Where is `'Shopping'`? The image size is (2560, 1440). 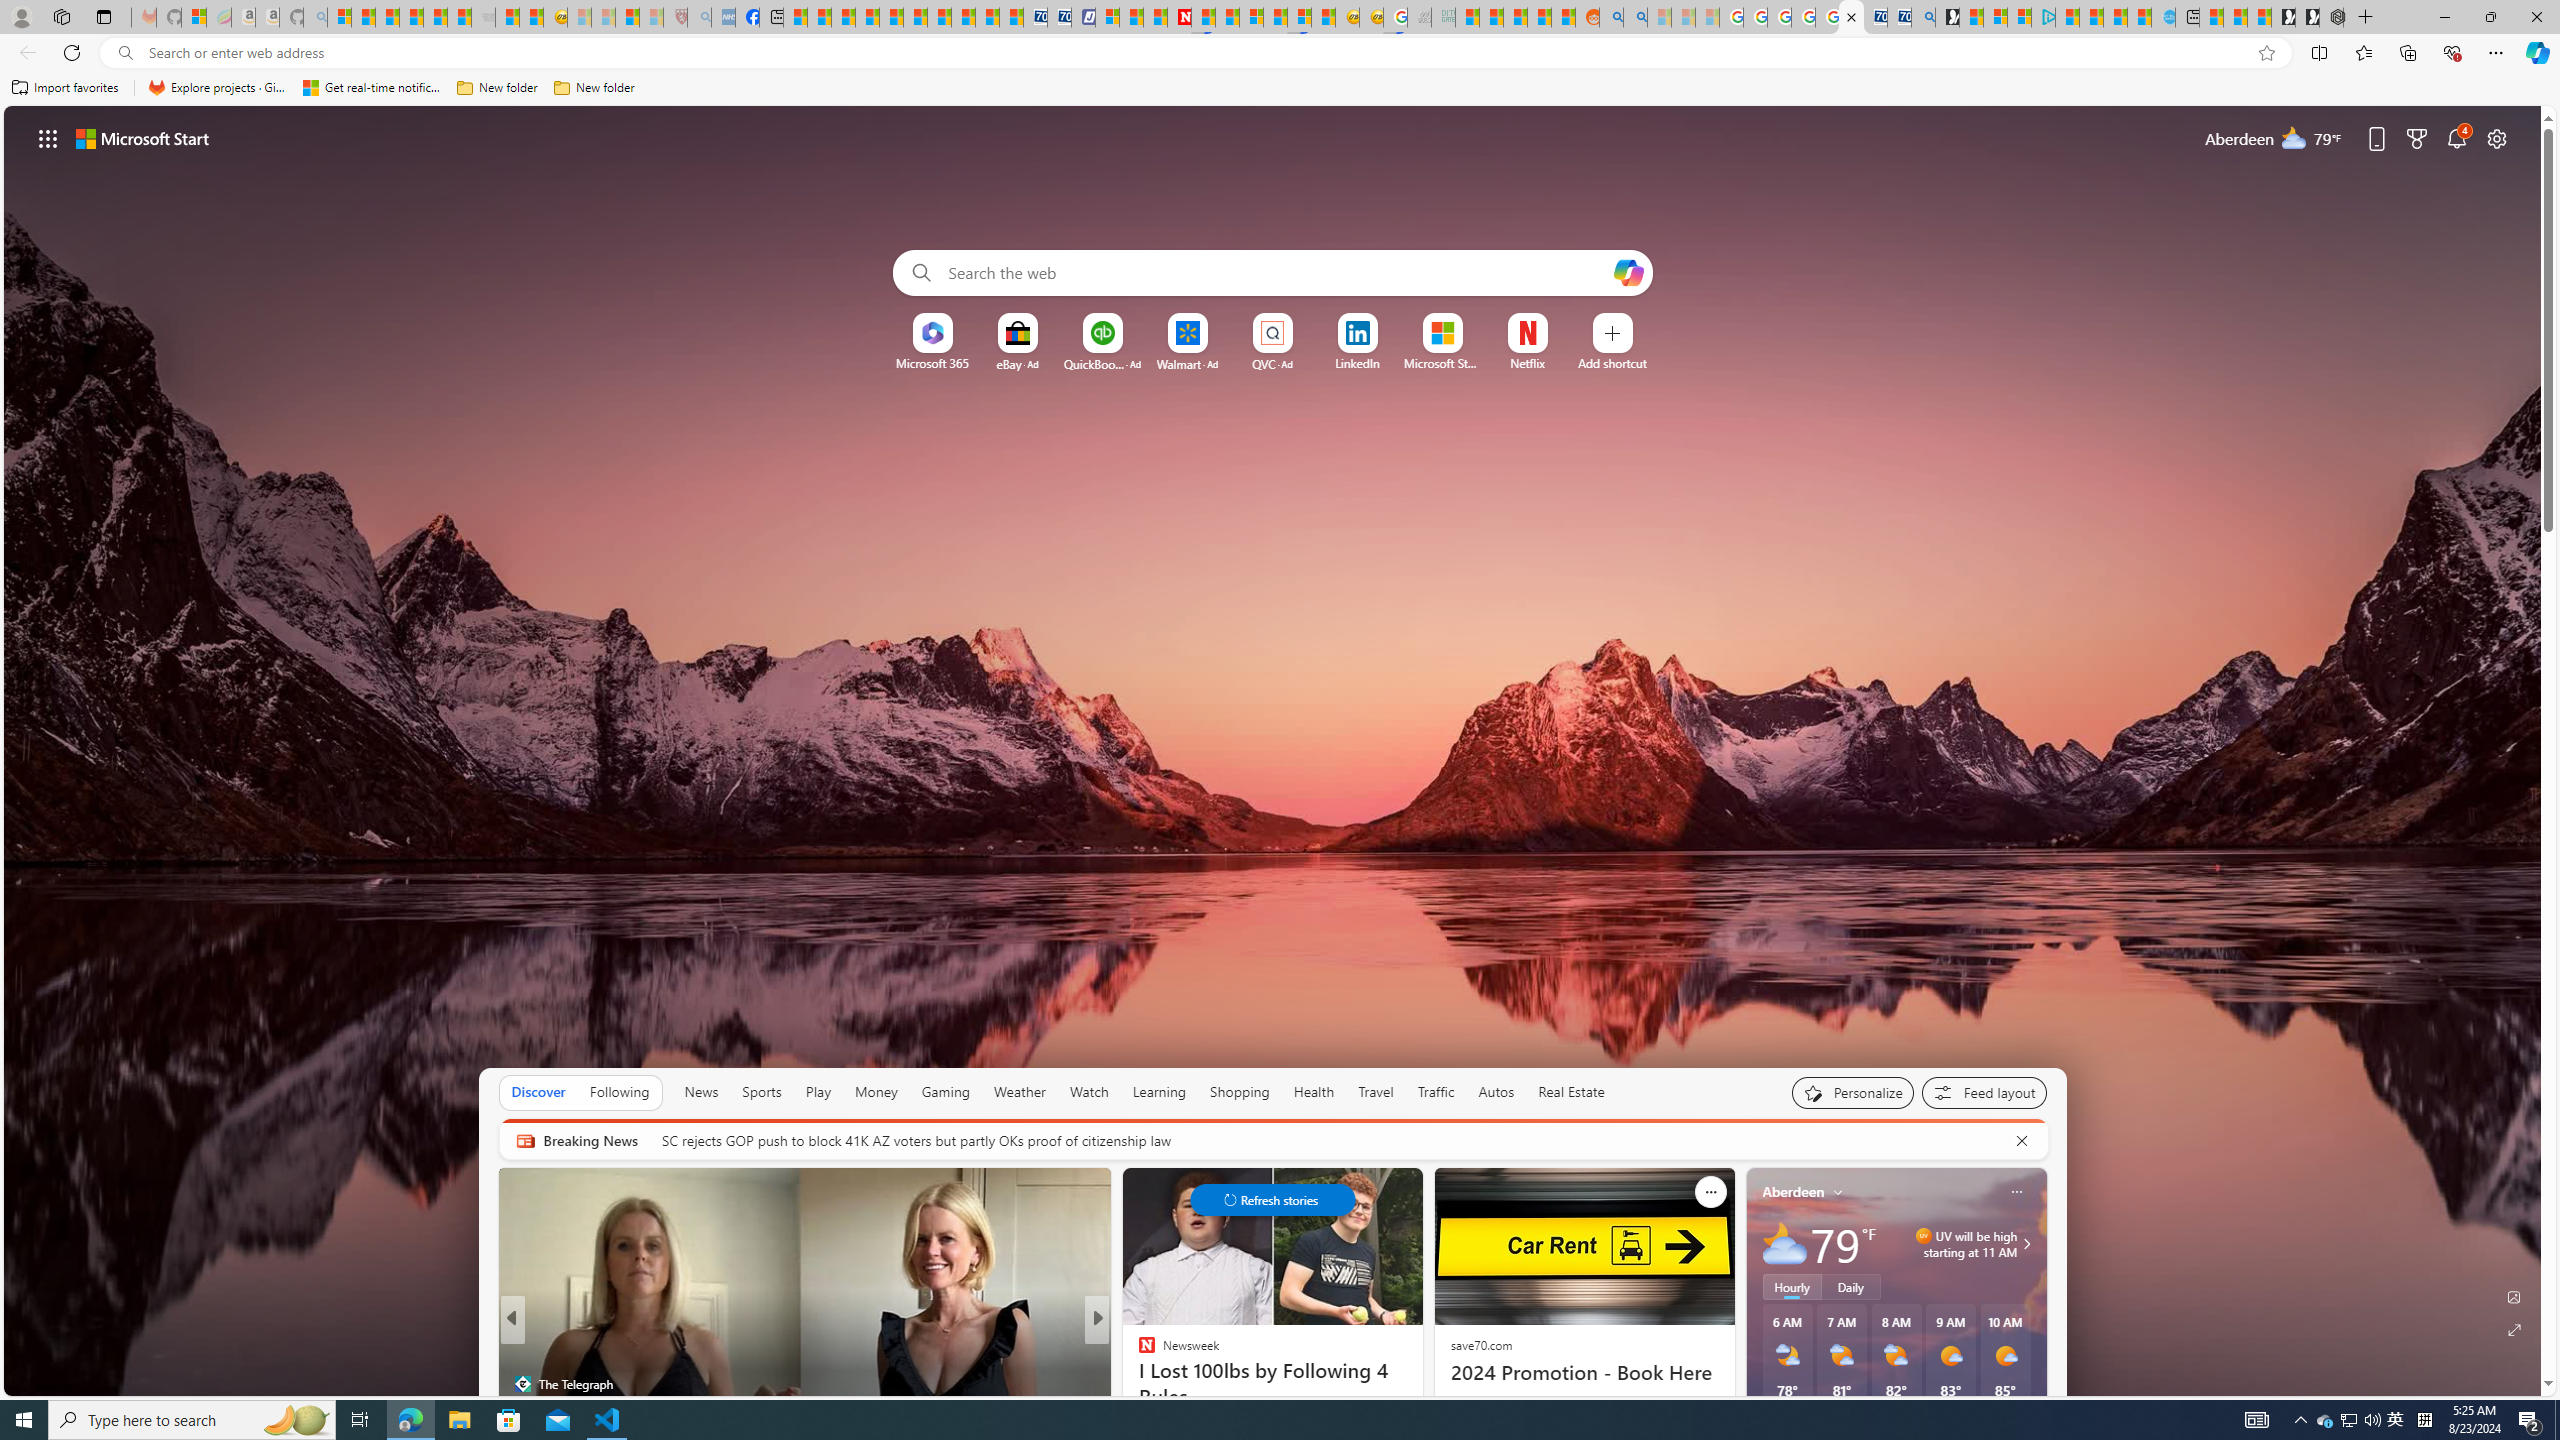 'Shopping' is located at coordinates (1239, 1091).